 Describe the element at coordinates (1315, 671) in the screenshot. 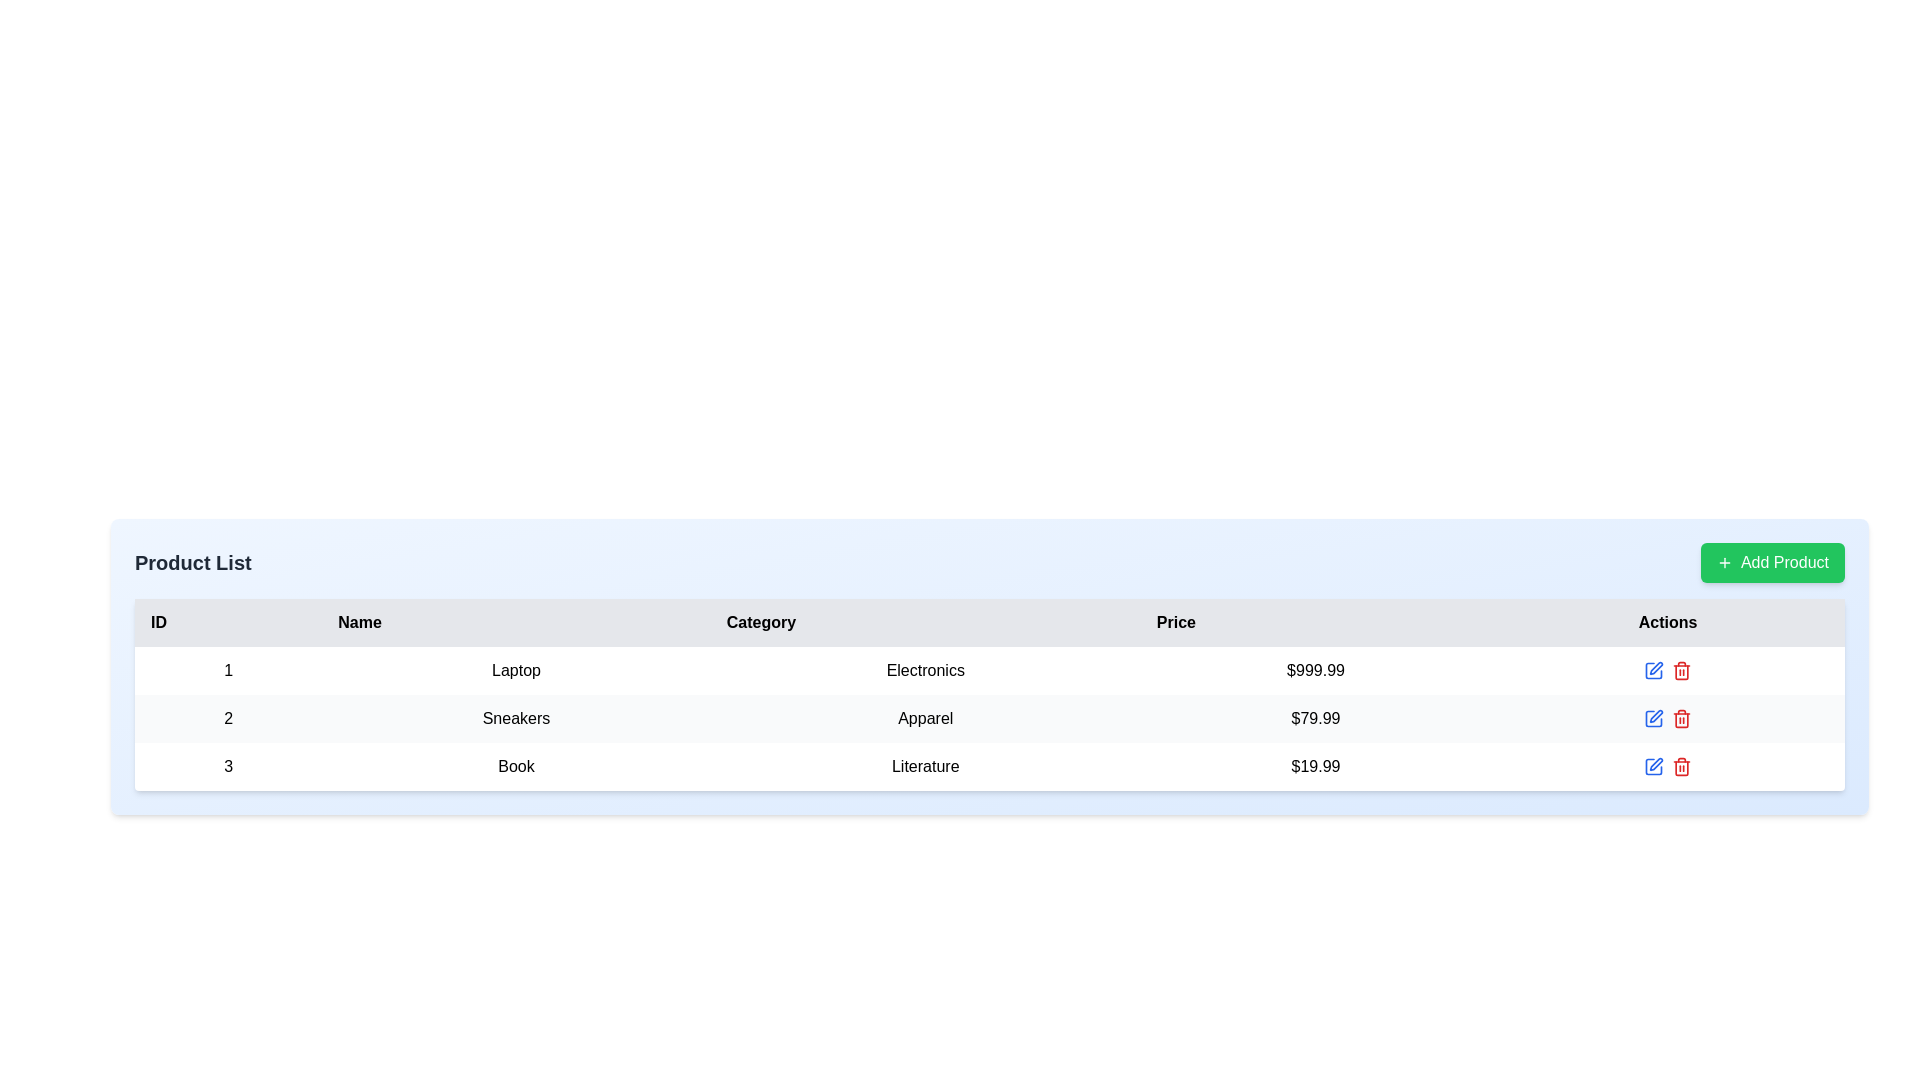

I see `the price element of the product 'Laptop' located in the 'Price' column of the table under the 'Electronics' category` at that location.